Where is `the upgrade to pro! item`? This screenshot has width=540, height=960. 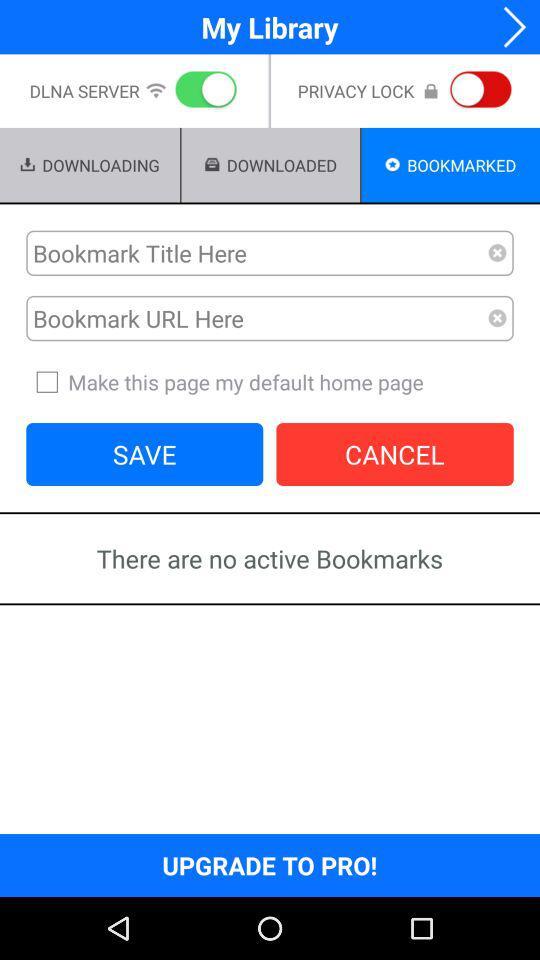
the upgrade to pro! item is located at coordinates (269, 864).